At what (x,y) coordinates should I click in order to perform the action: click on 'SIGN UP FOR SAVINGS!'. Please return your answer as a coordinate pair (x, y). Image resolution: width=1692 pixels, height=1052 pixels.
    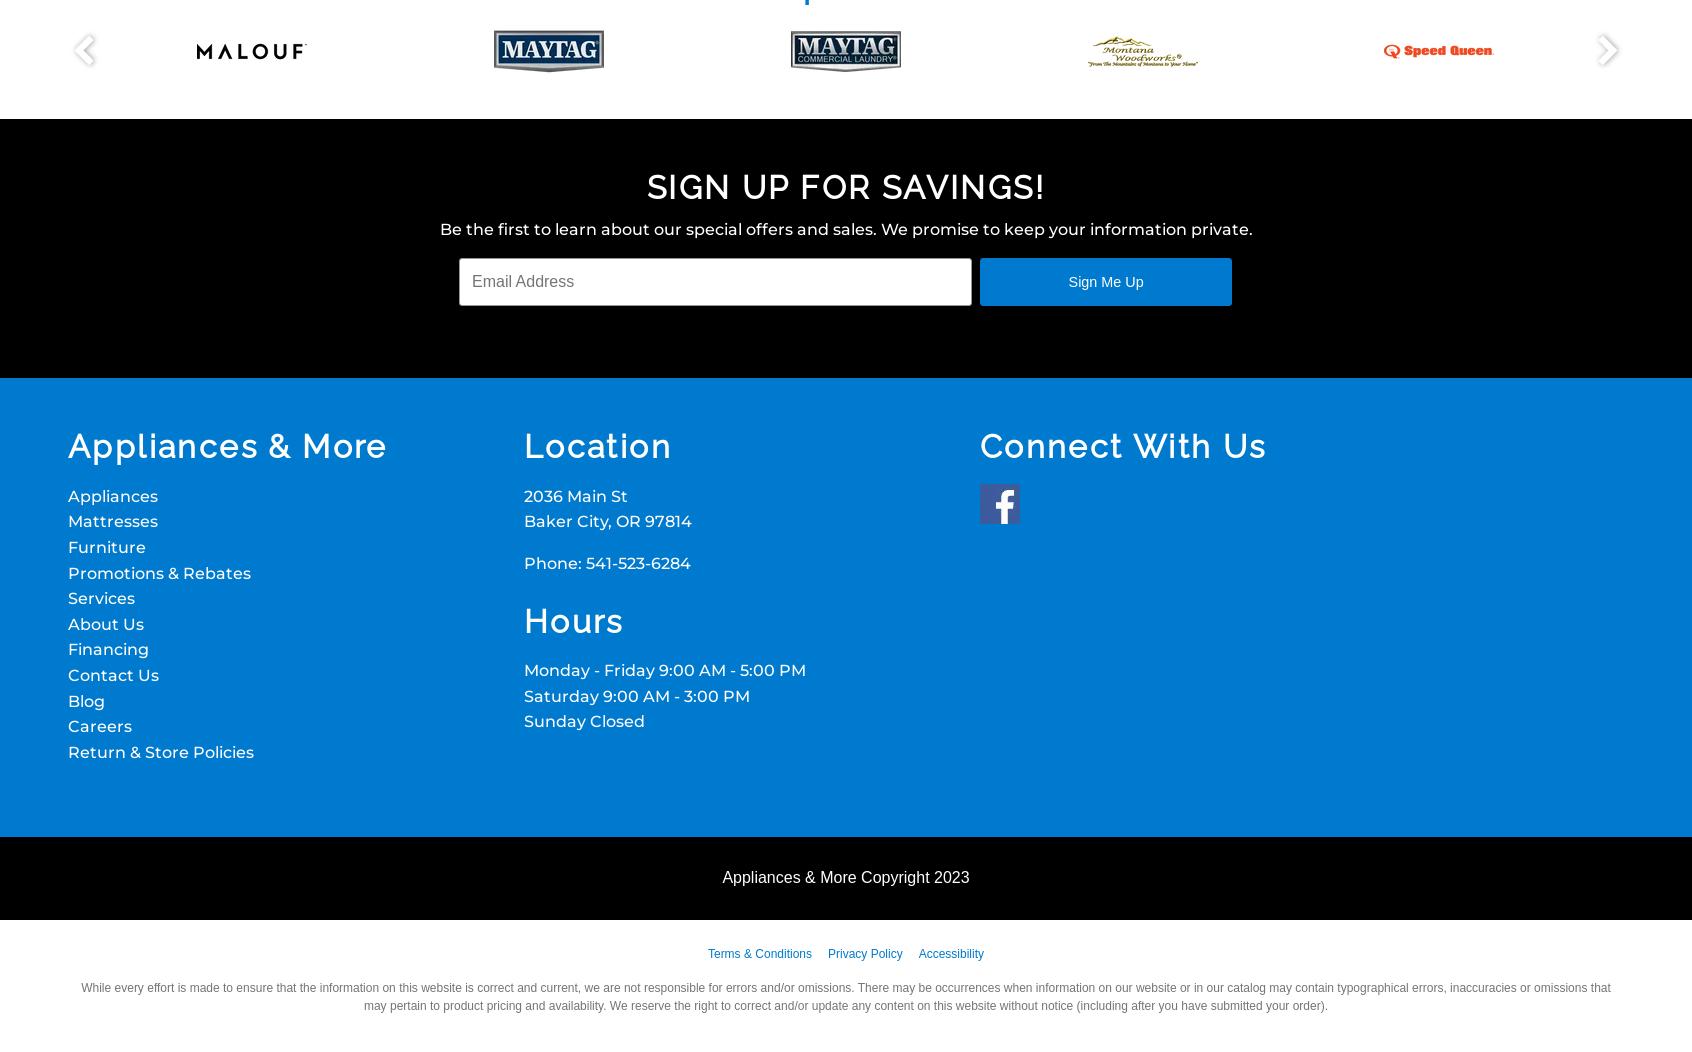
    Looking at the image, I should click on (647, 187).